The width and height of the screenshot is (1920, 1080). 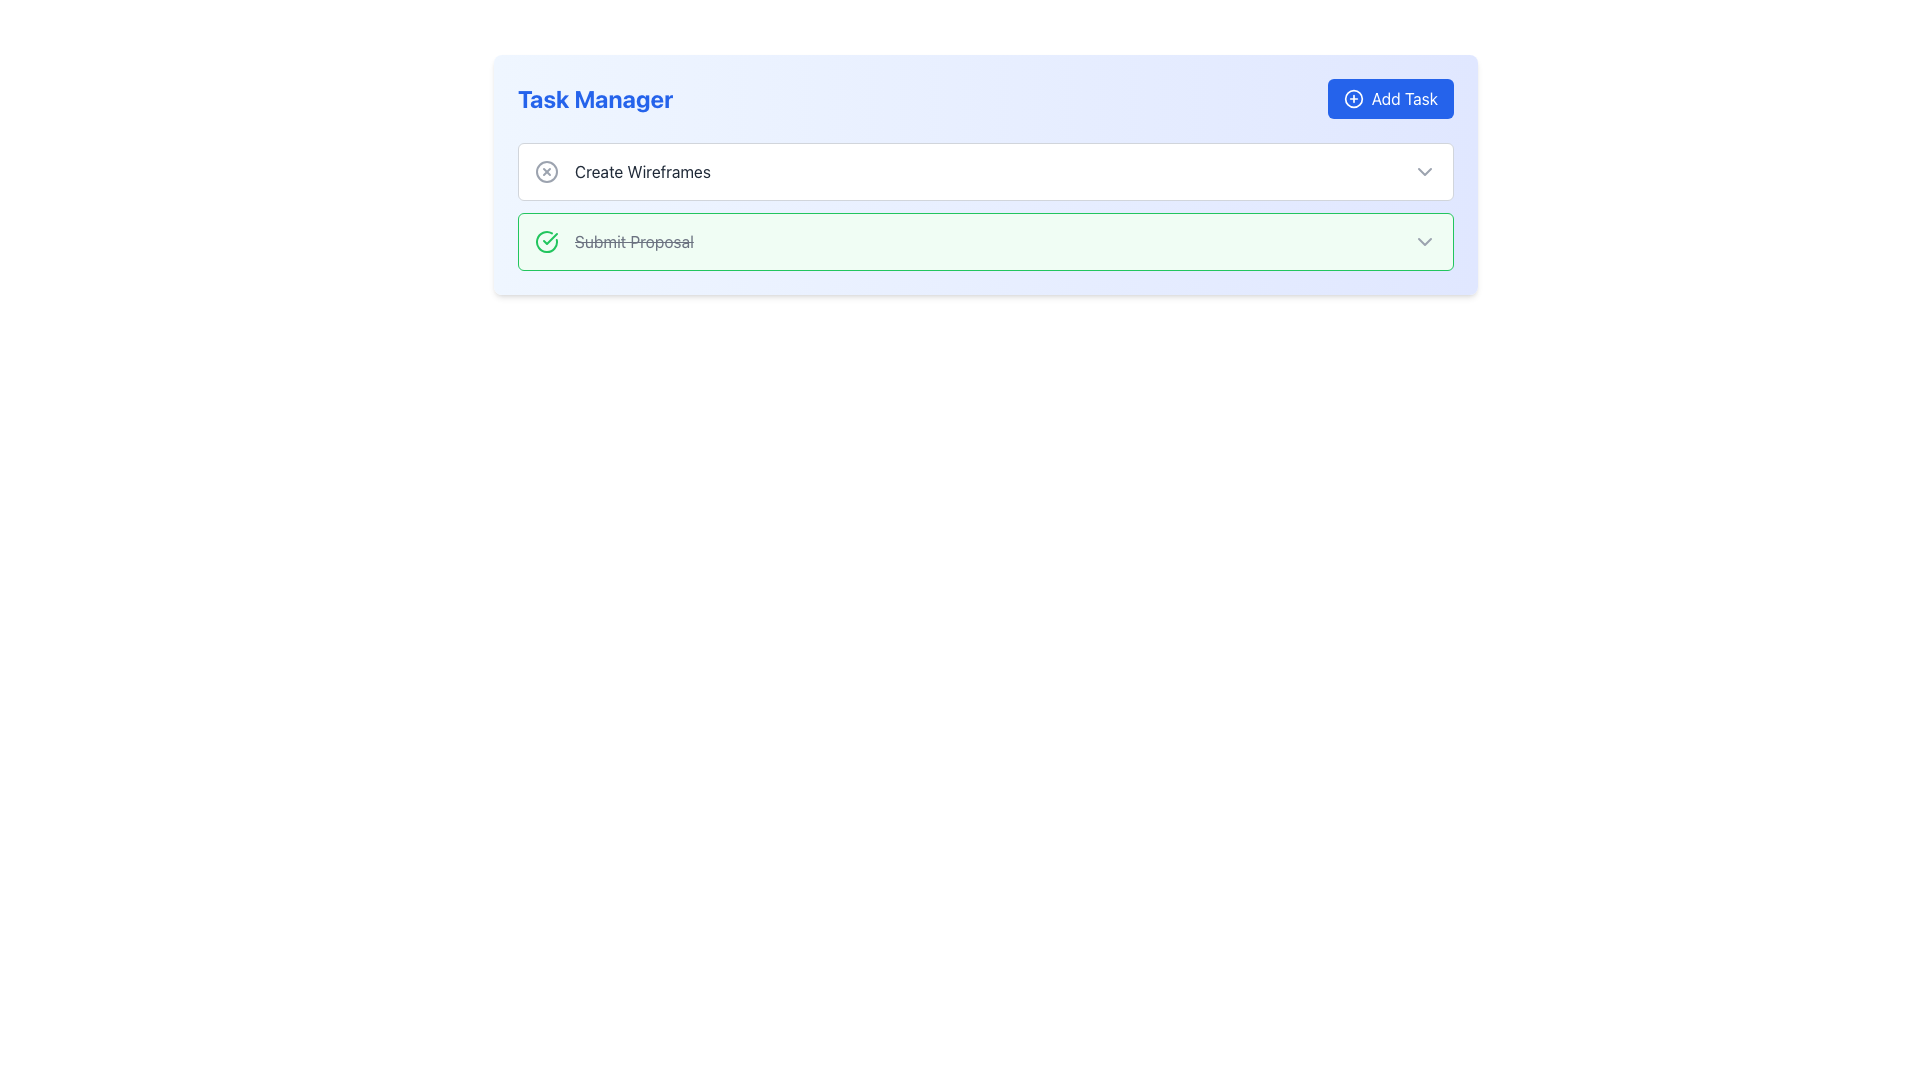 I want to click on the circular icon button with a cross inside, which is located, so click(x=547, y=171).